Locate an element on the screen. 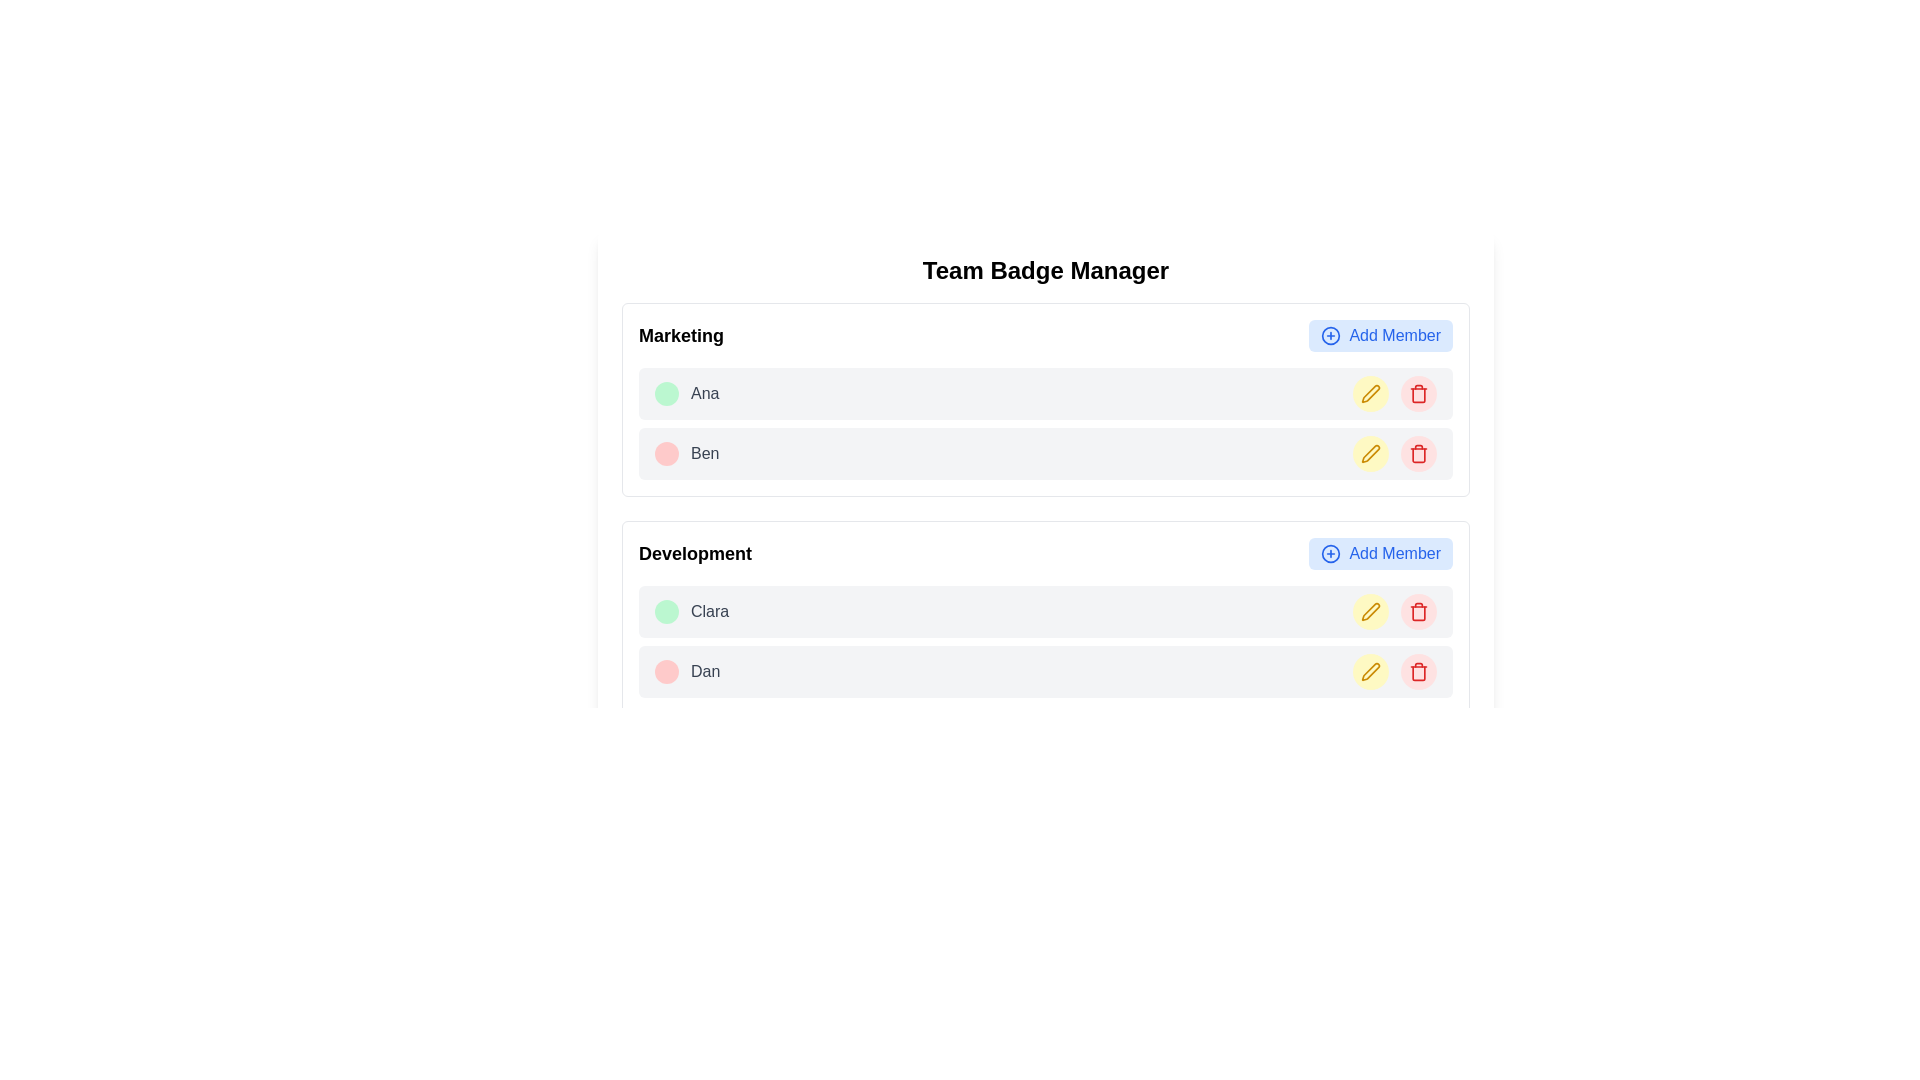 The height and width of the screenshot is (1080, 1920). the circular yellow button with a pen icon located in the Marketing department section associated with user 'Ben' is located at coordinates (1370, 393).